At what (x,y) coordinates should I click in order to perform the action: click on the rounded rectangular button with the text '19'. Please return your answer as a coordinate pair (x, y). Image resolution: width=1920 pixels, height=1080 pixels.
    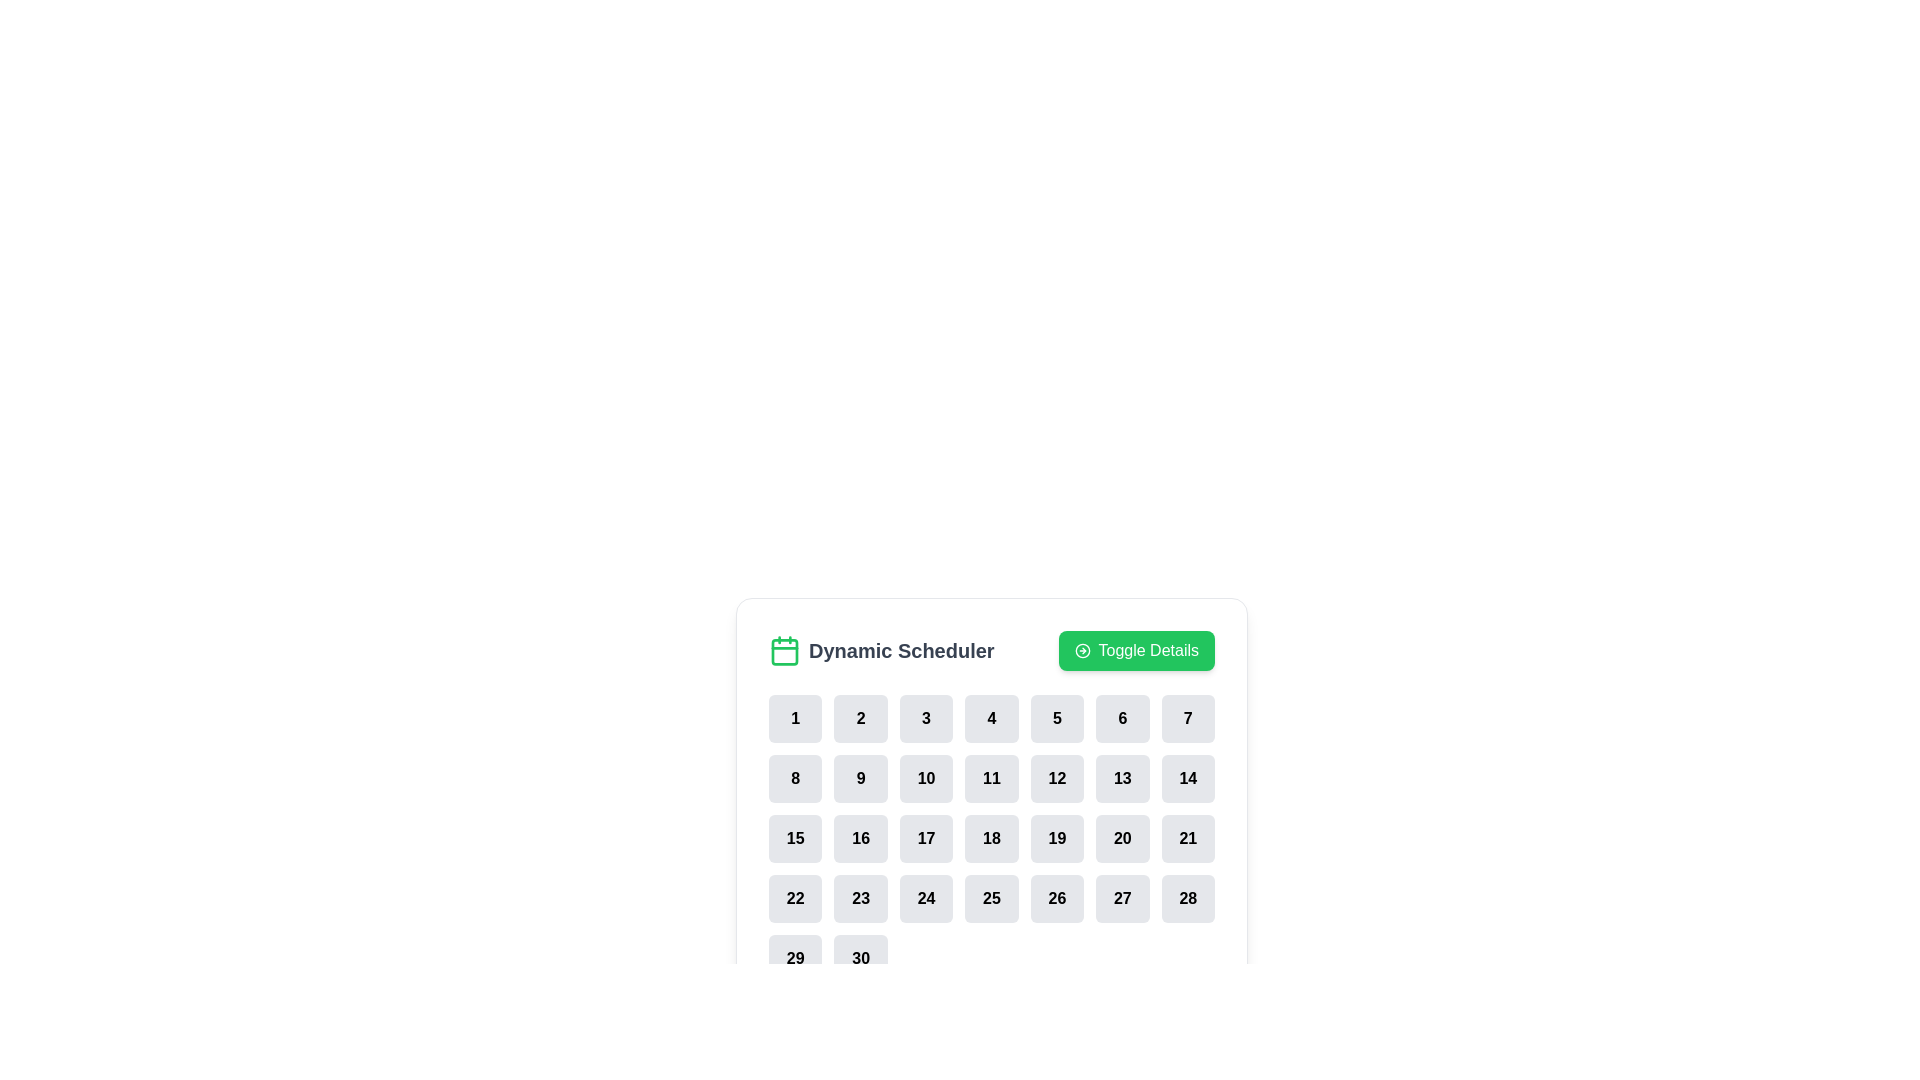
    Looking at the image, I should click on (1056, 839).